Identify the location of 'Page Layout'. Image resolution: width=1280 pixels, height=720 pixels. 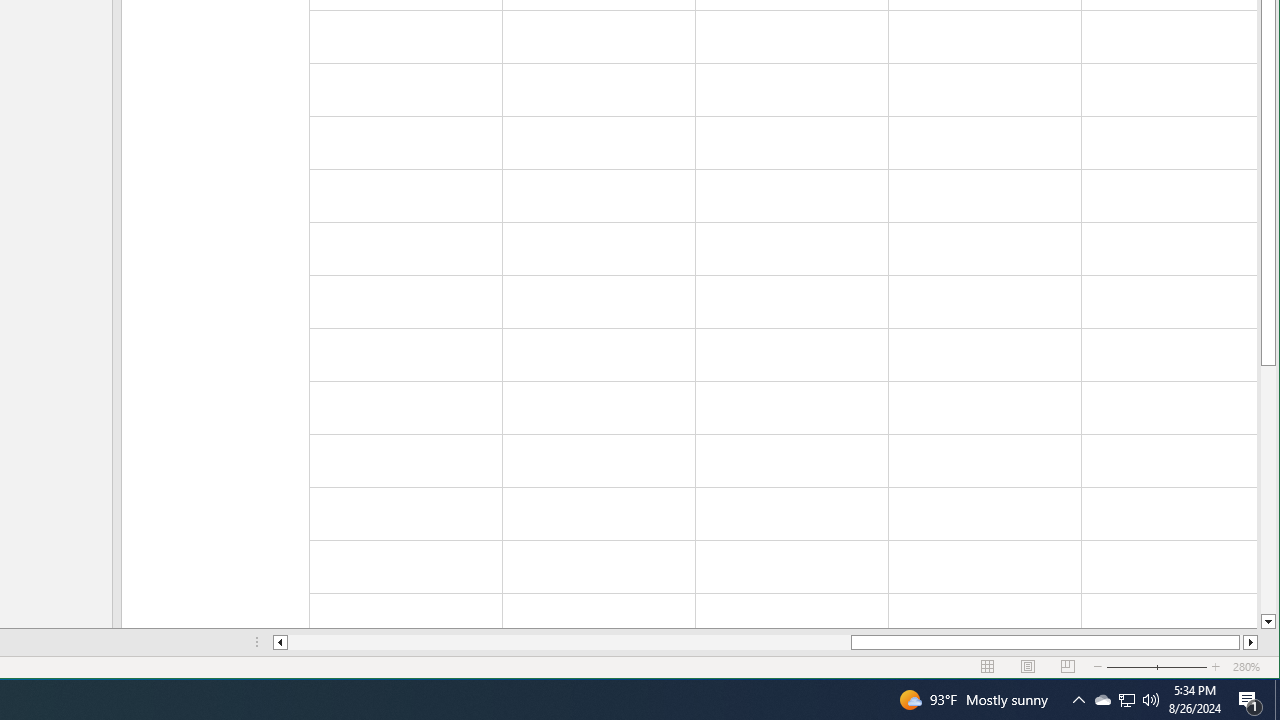
(1028, 667).